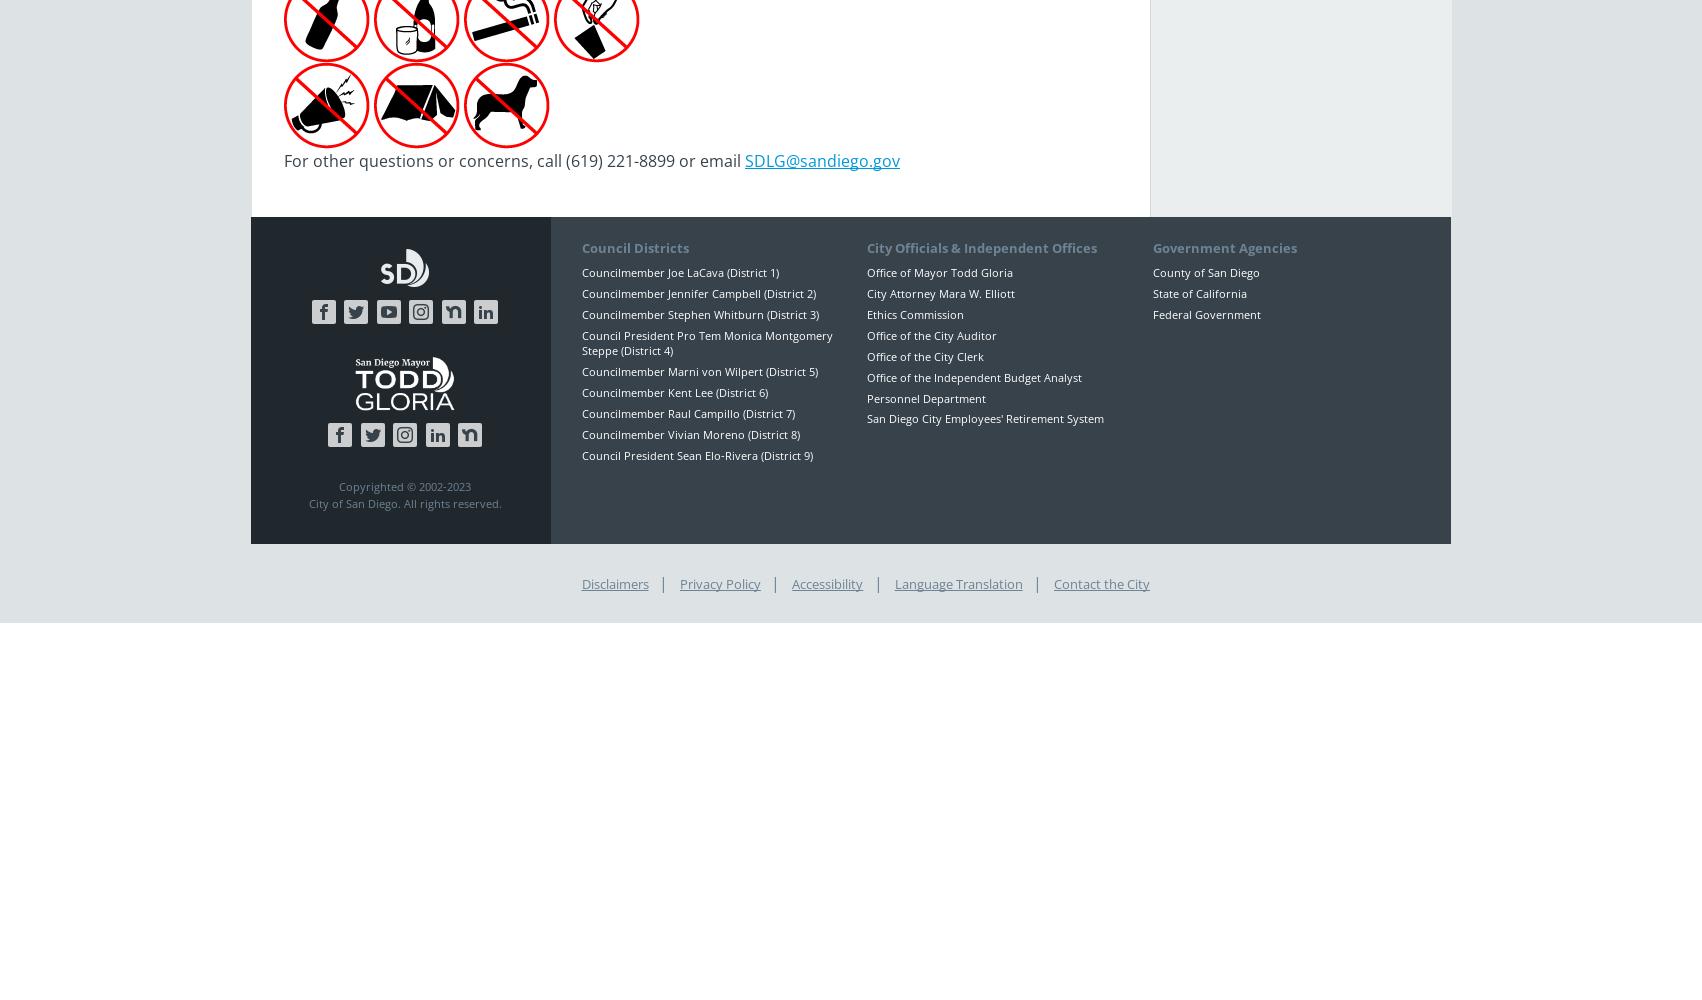  Describe the element at coordinates (405, 485) in the screenshot. I see `'Copyrighted © 2002-2023'` at that location.